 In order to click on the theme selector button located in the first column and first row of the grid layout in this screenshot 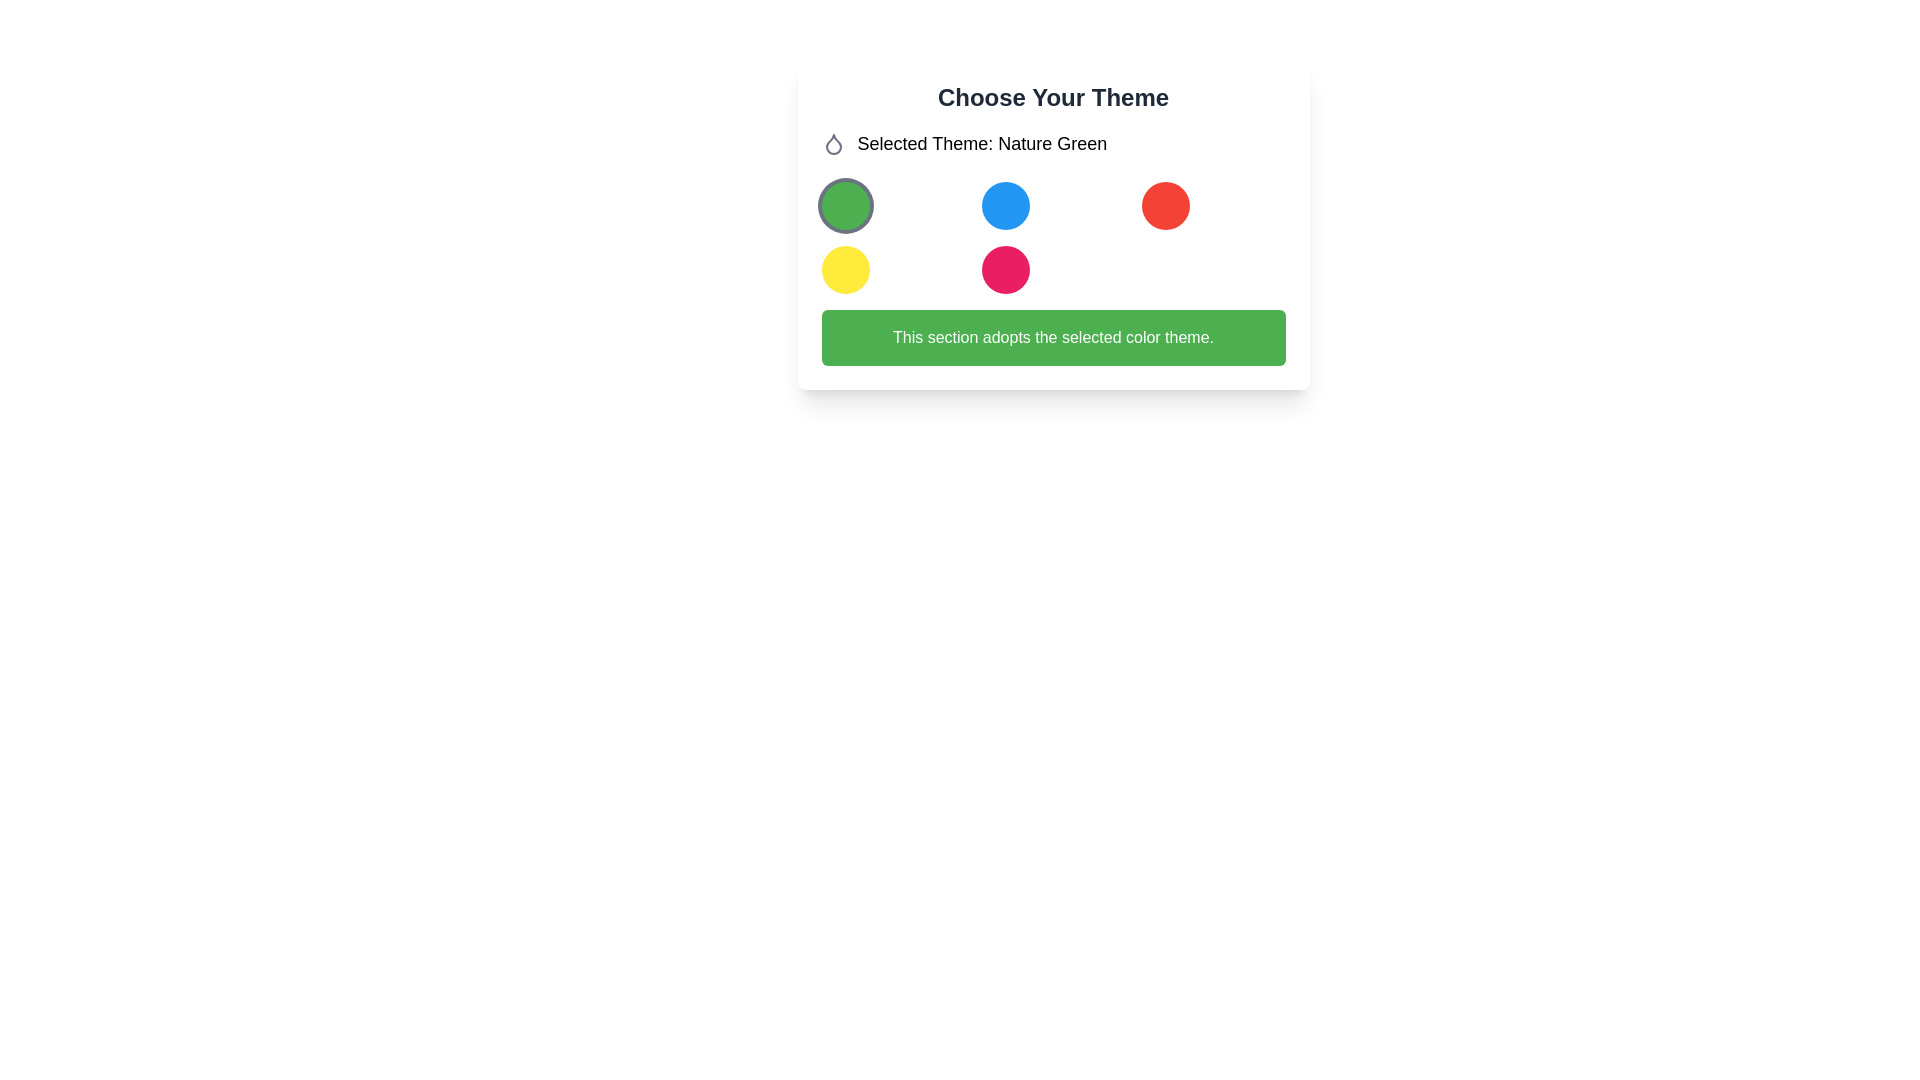, I will do `click(845, 205)`.